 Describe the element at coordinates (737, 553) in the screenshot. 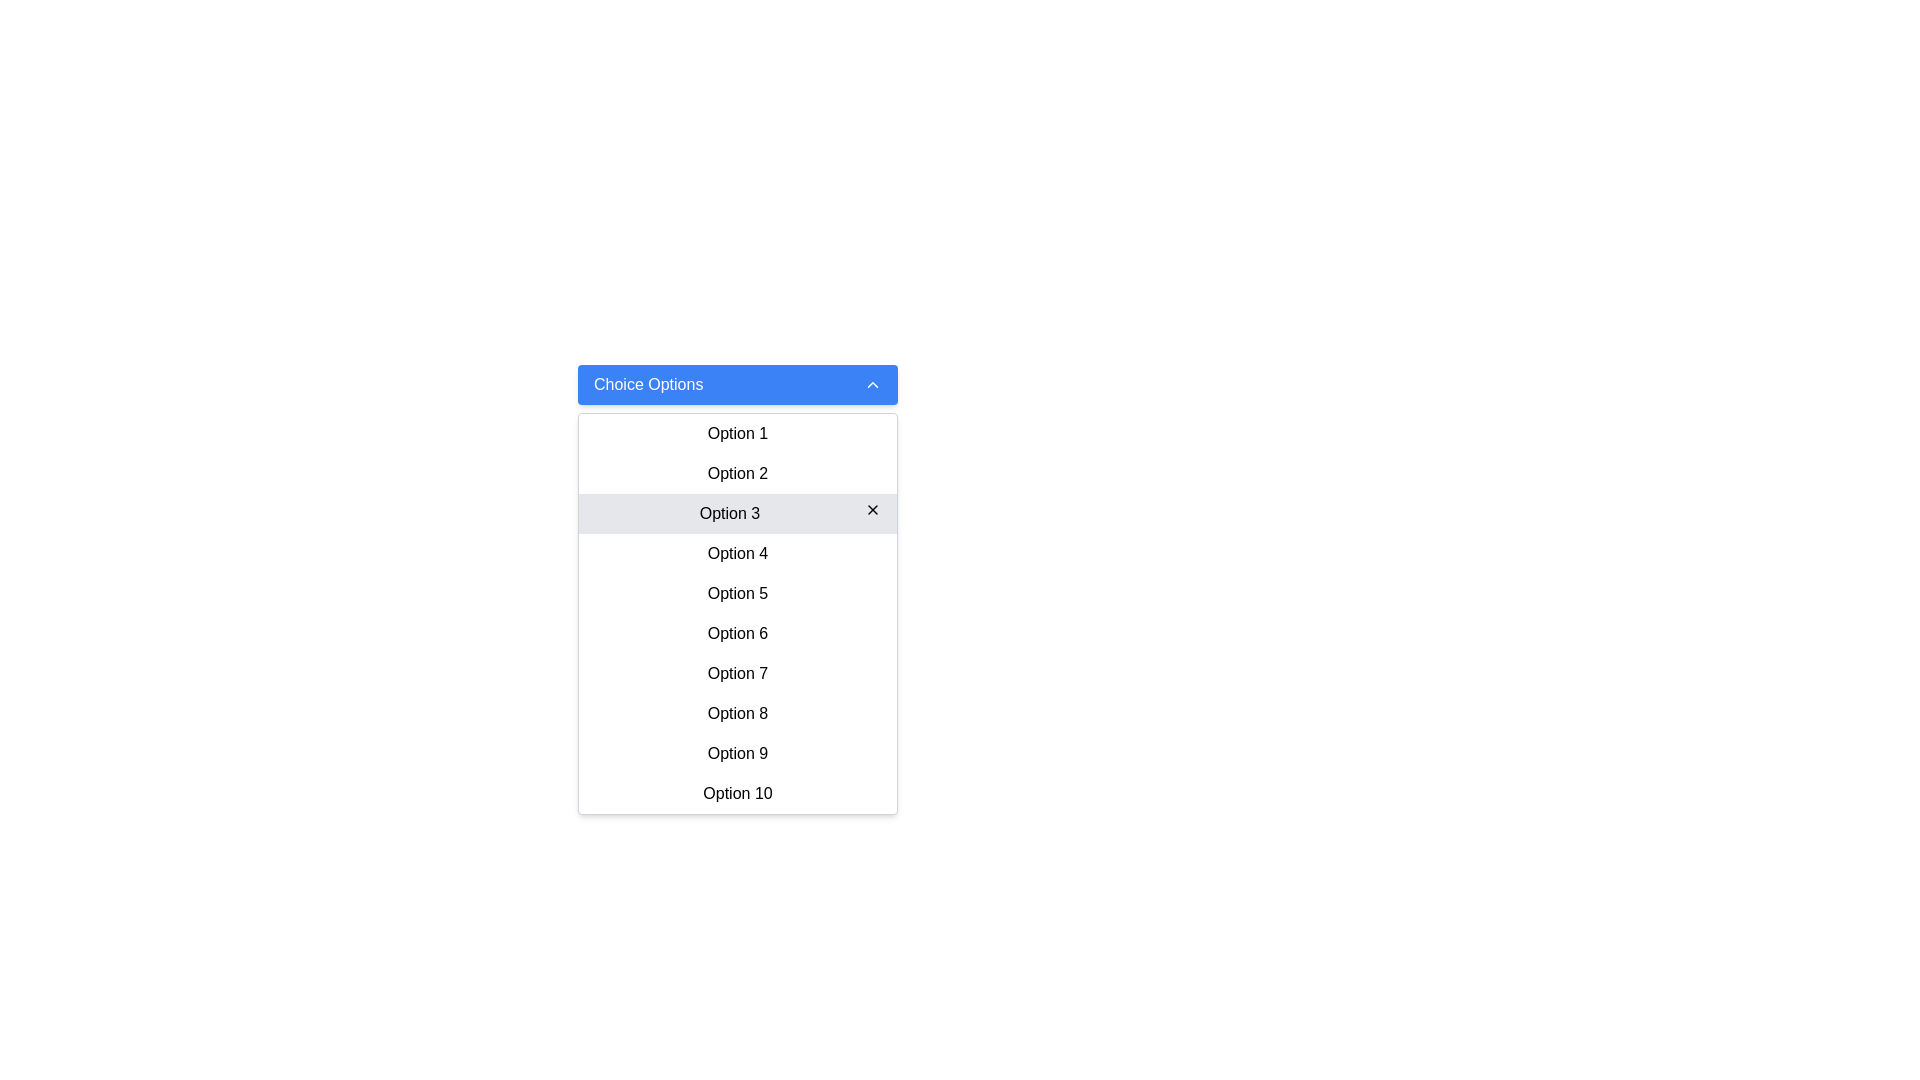

I see `the 'Option 4' text label within the dropdown menu` at that location.